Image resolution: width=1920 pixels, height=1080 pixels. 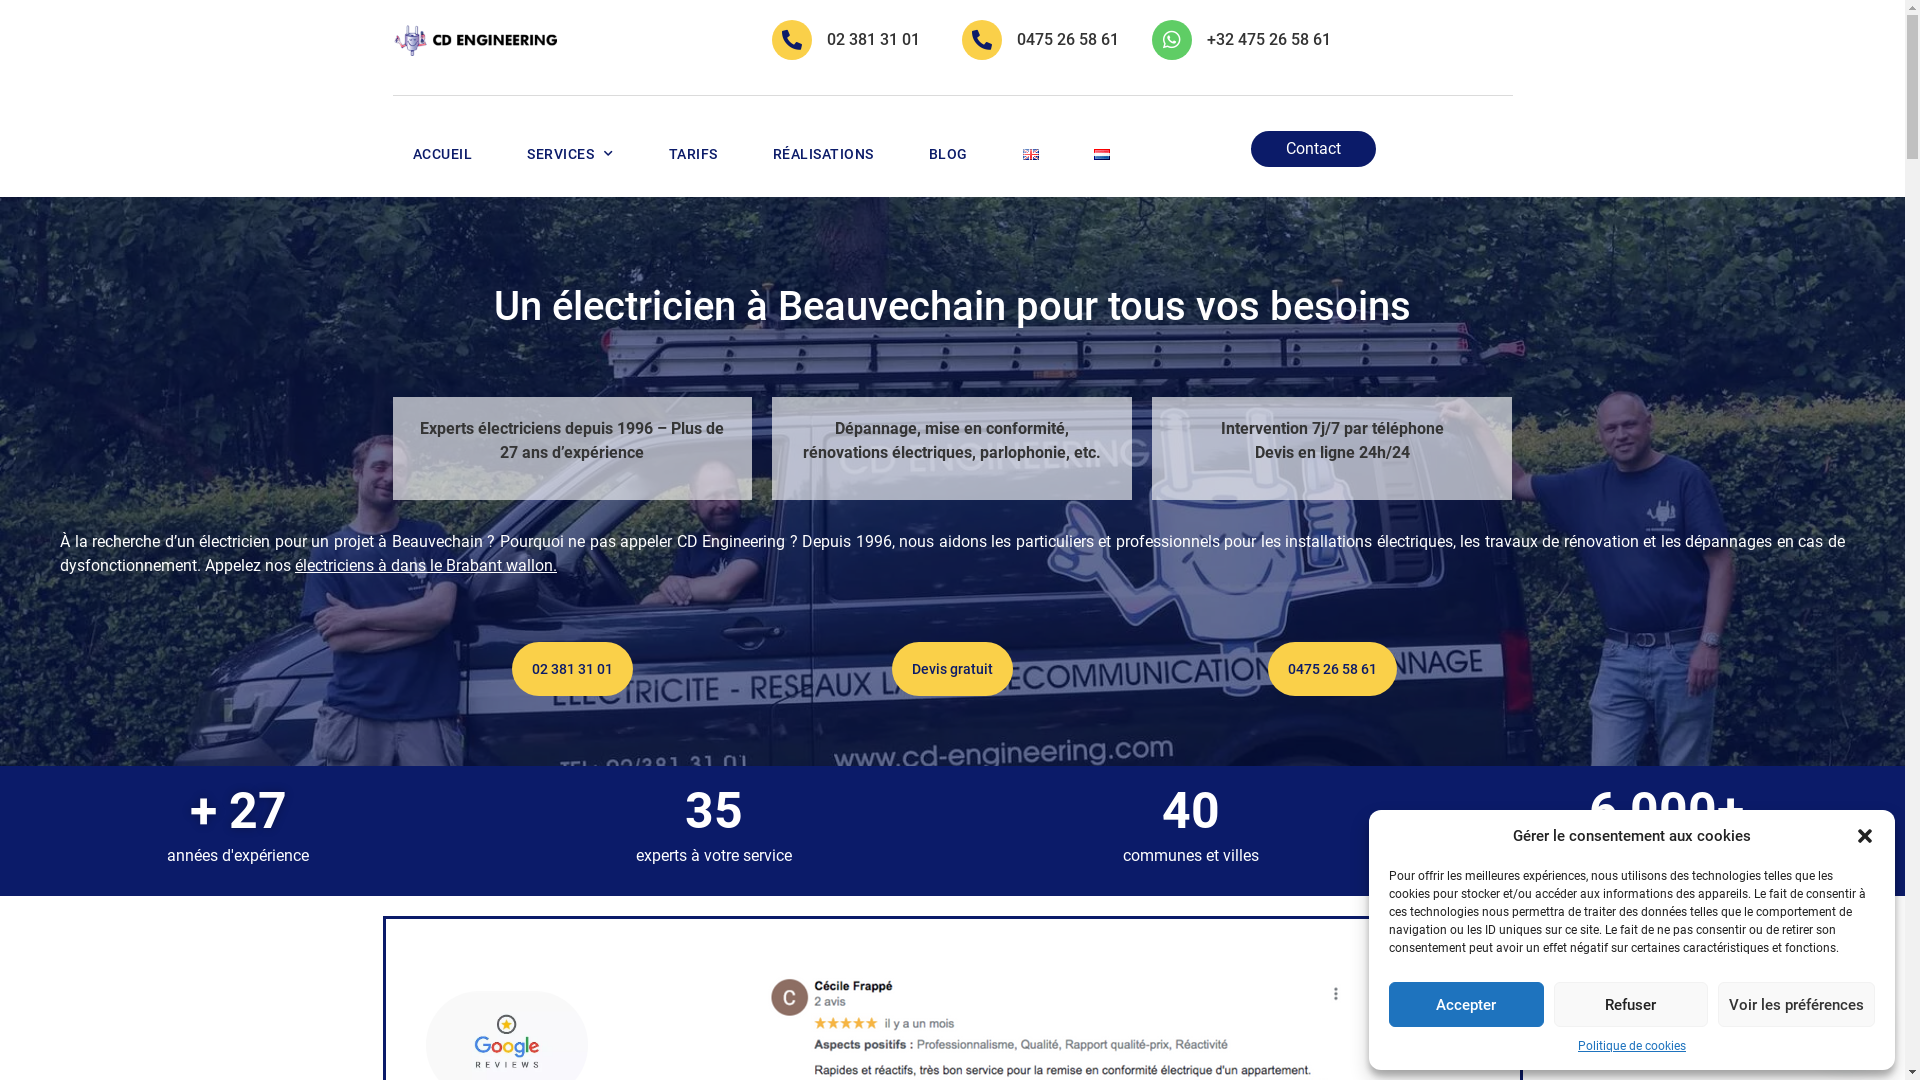 What do you see at coordinates (440, 153) in the screenshot?
I see `'ACCUEIL'` at bounding box center [440, 153].